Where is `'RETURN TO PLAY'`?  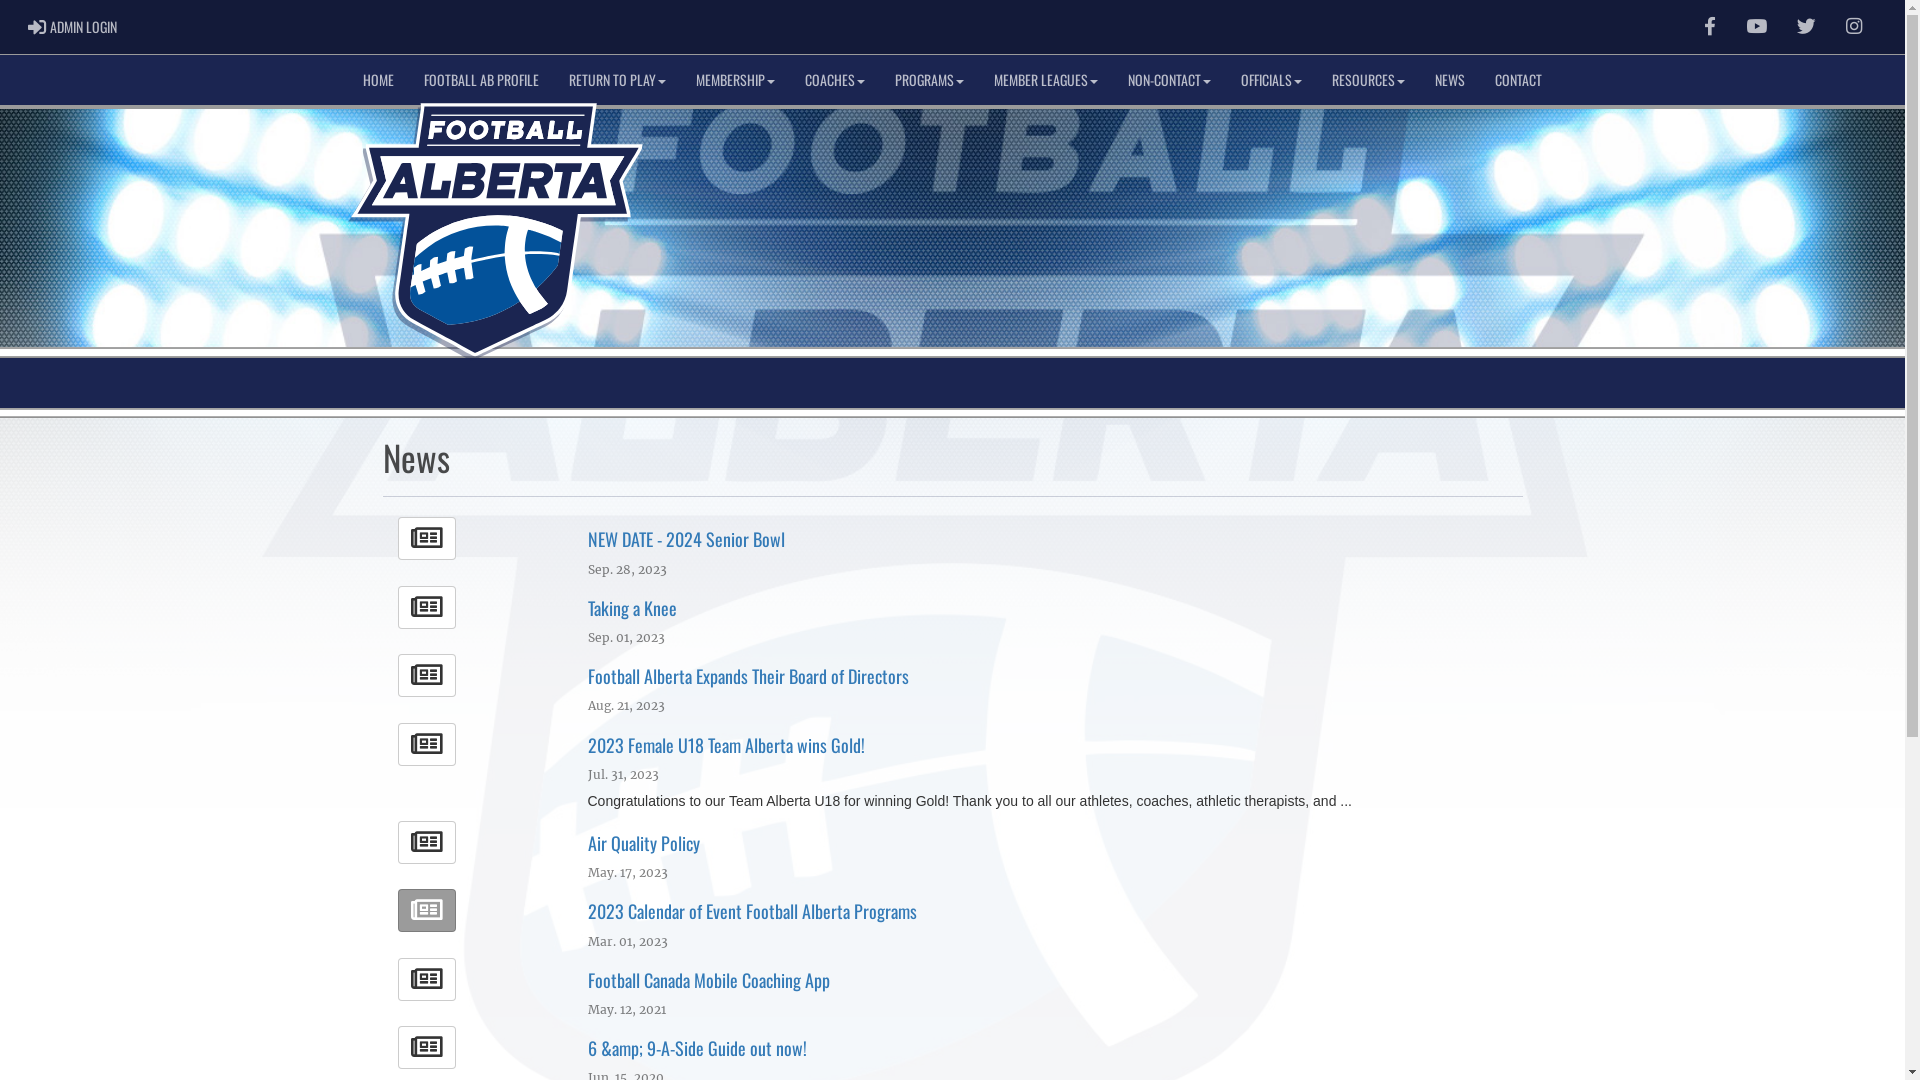 'RETURN TO PLAY' is located at coordinates (553, 79).